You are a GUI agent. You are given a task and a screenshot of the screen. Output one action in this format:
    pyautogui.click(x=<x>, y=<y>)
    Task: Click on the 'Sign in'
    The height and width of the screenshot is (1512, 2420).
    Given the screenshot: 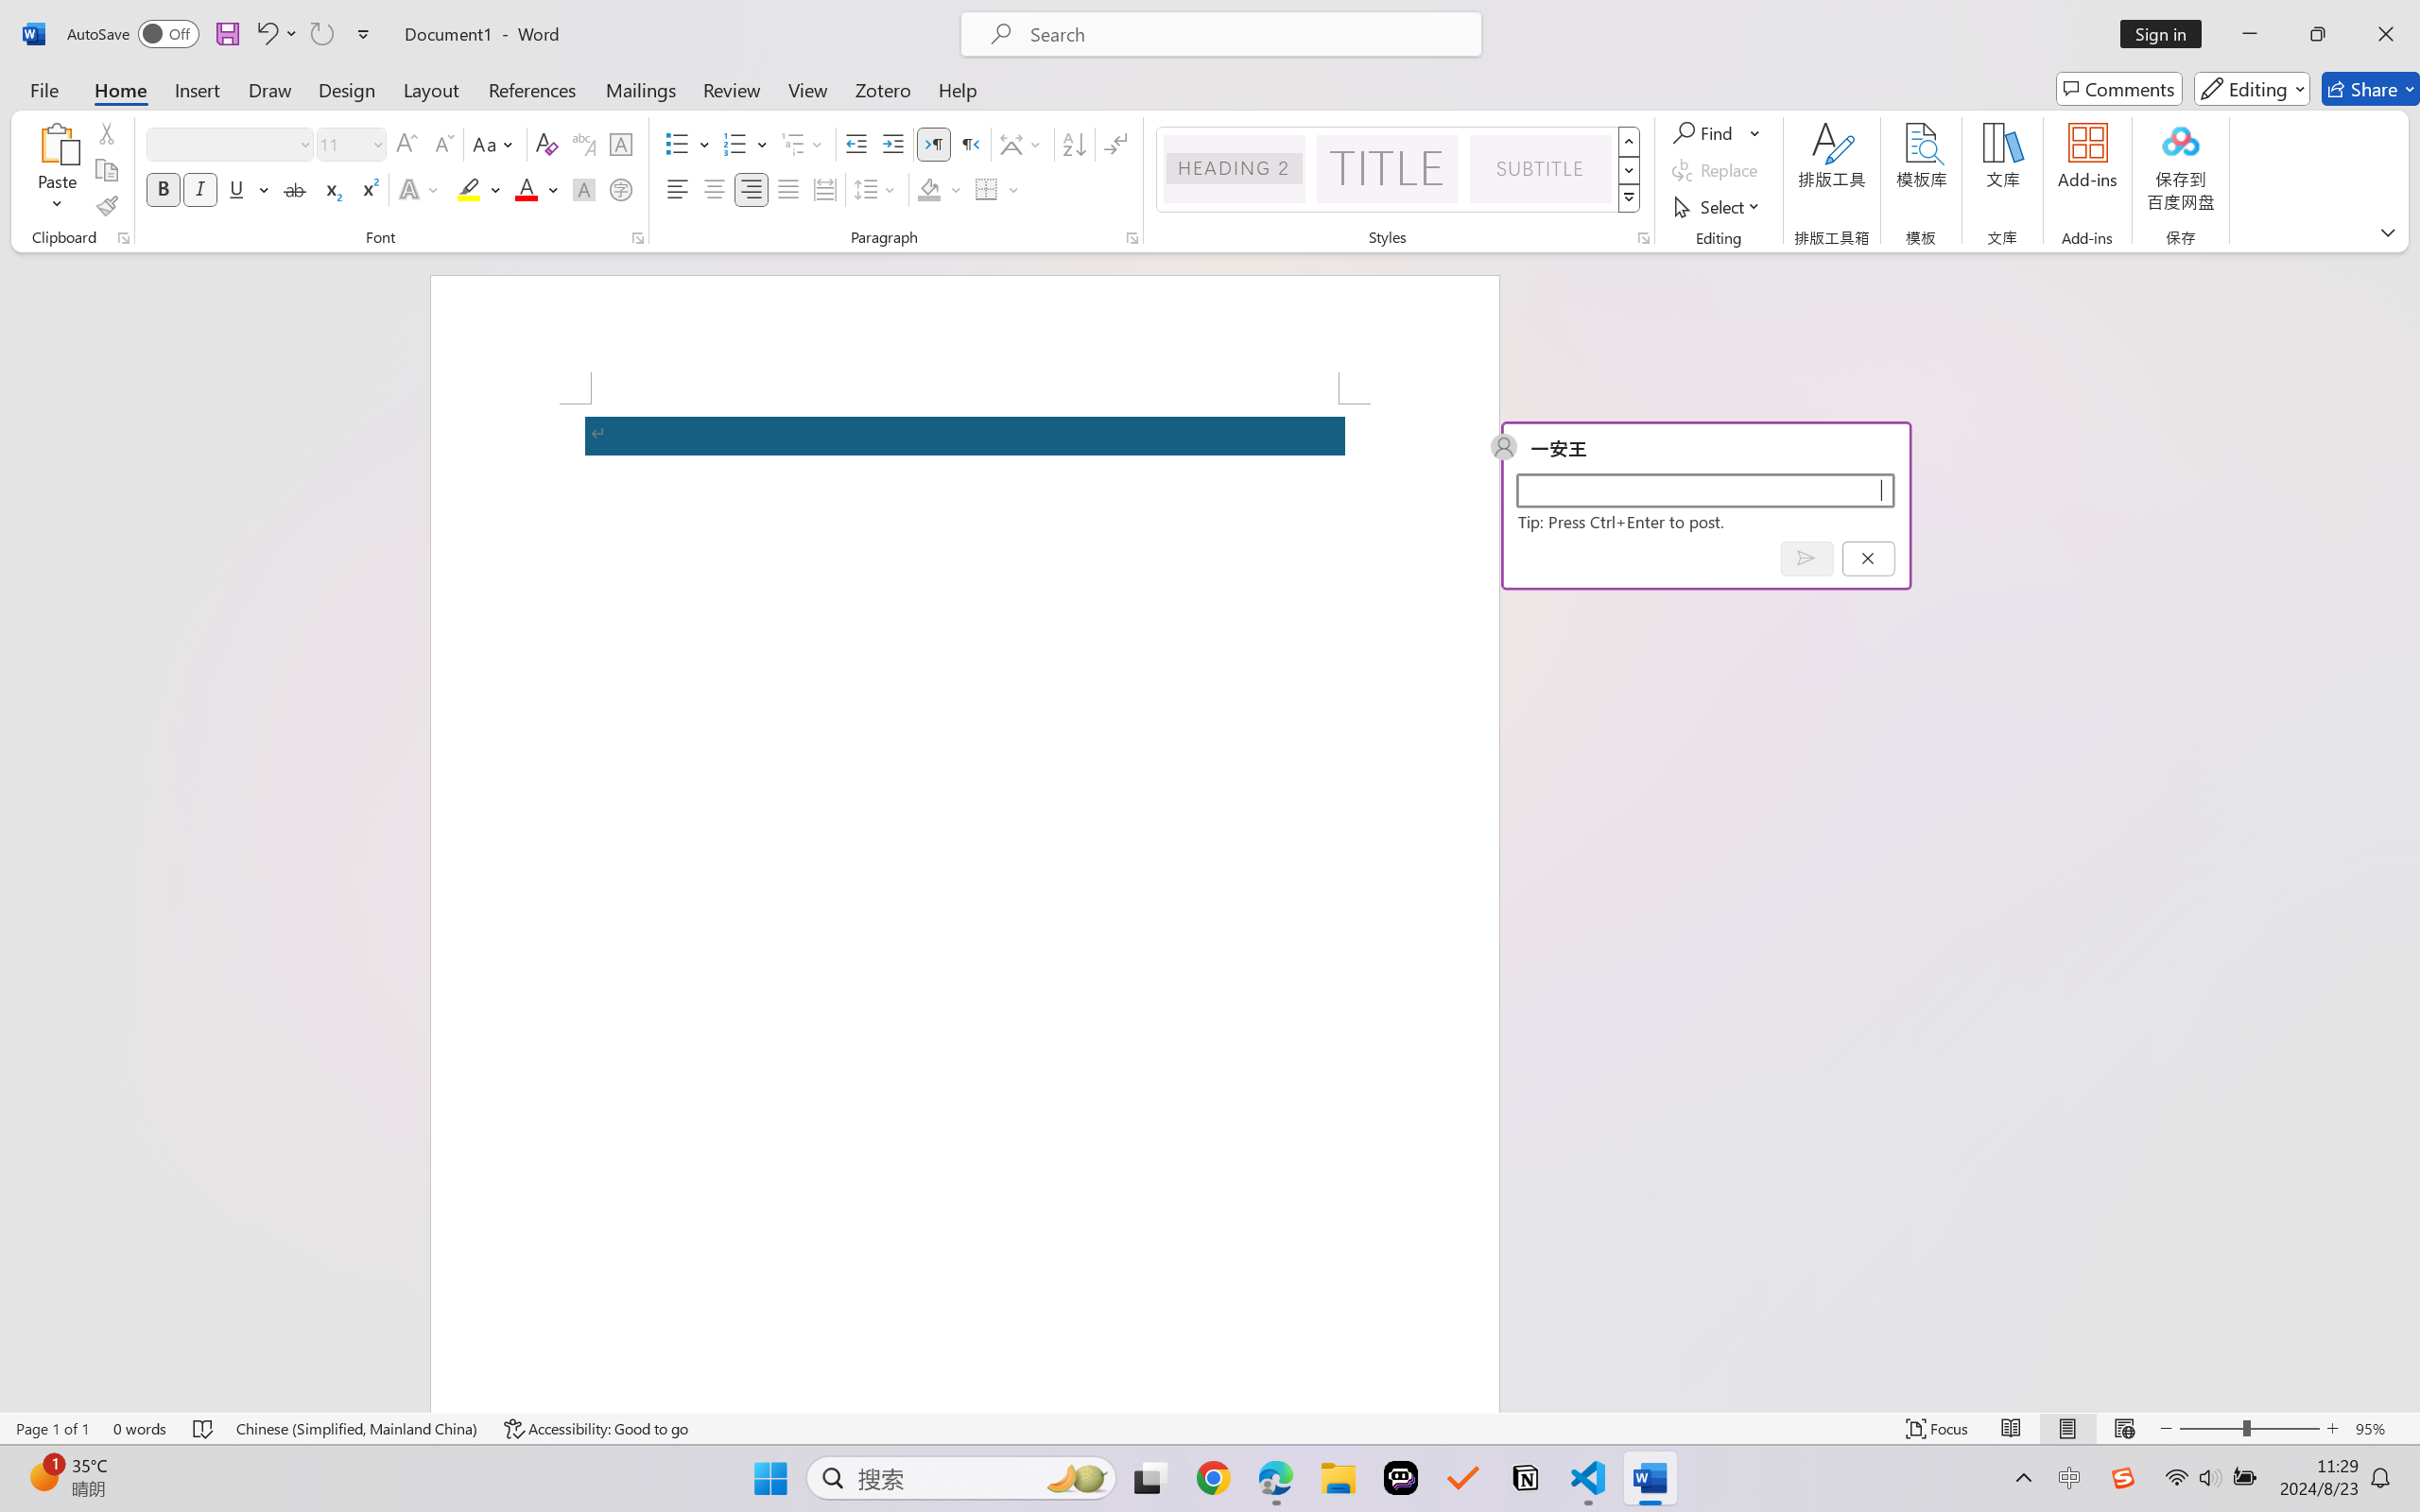 What is the action you would take?
    pyautogui.click(x=2168, y=33)
    